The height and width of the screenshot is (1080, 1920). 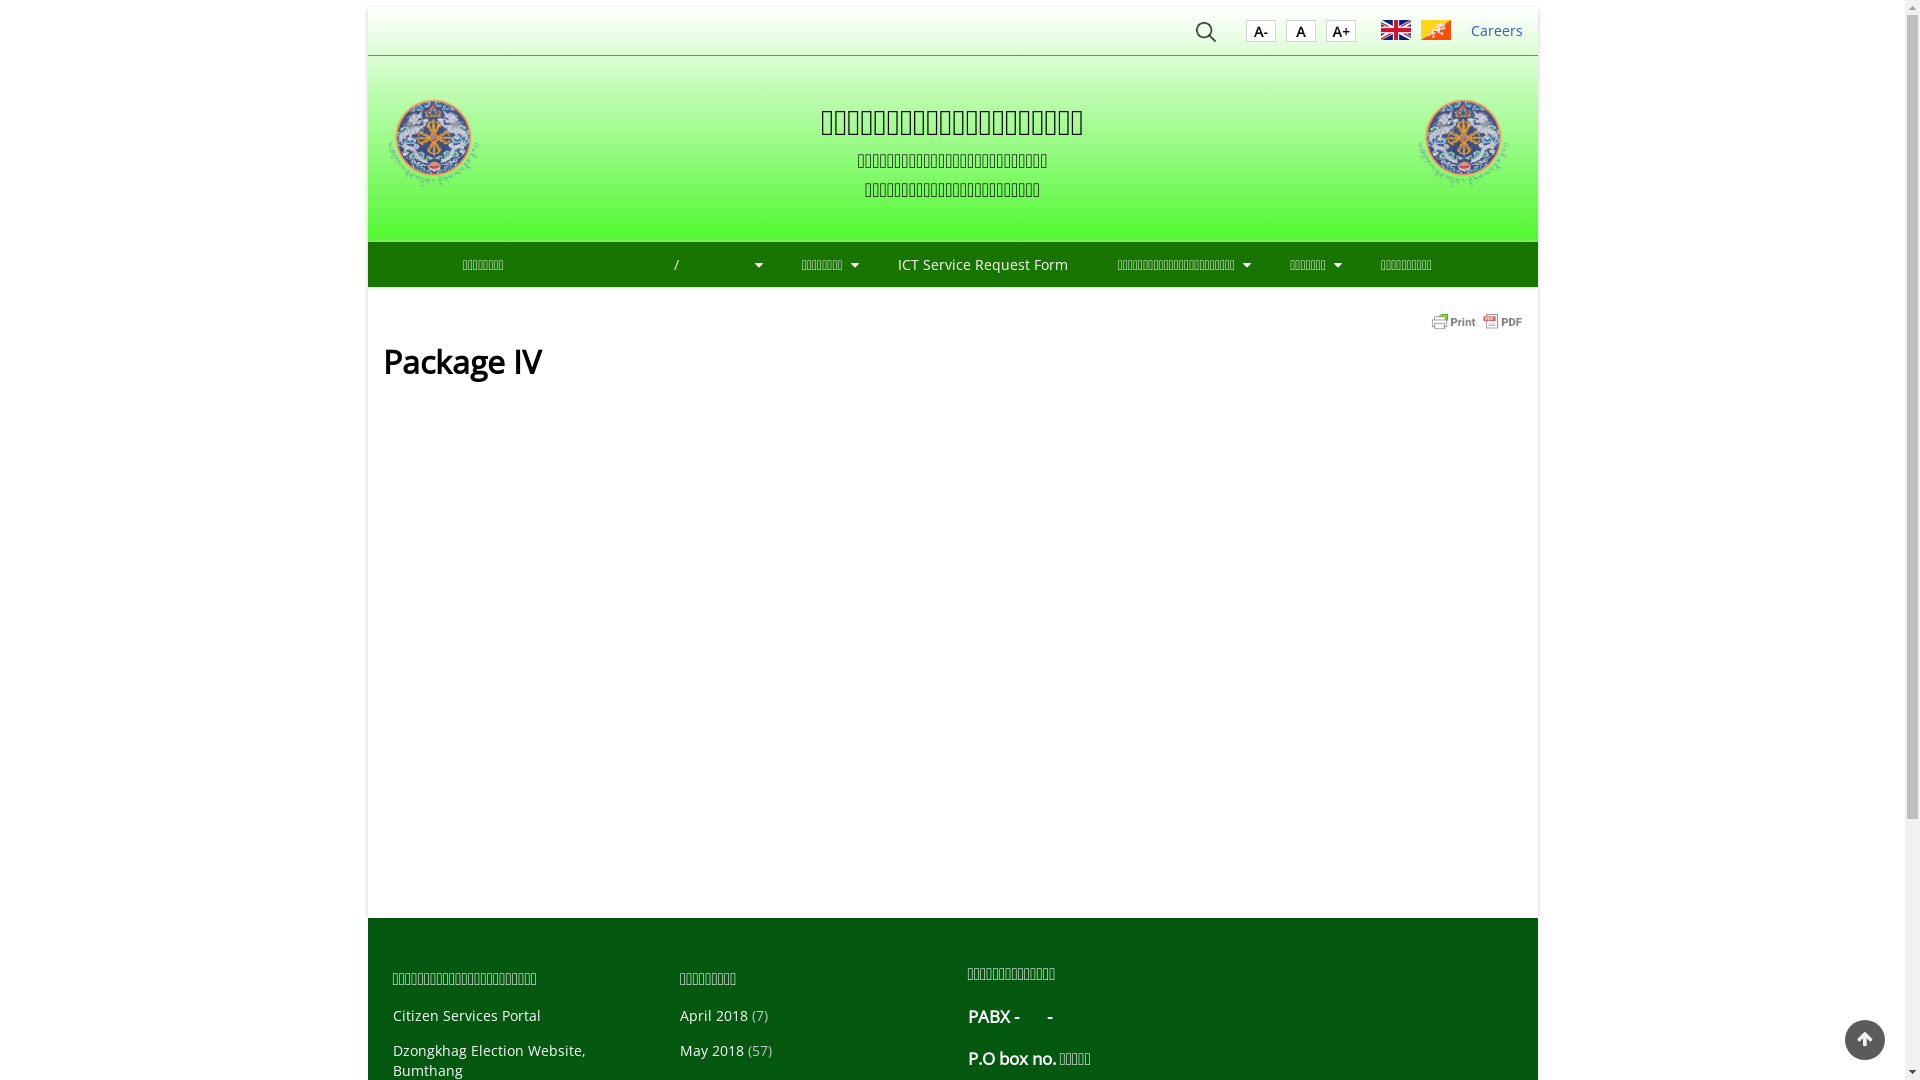 I want to click on 'A', so click(x=1300, y=34).